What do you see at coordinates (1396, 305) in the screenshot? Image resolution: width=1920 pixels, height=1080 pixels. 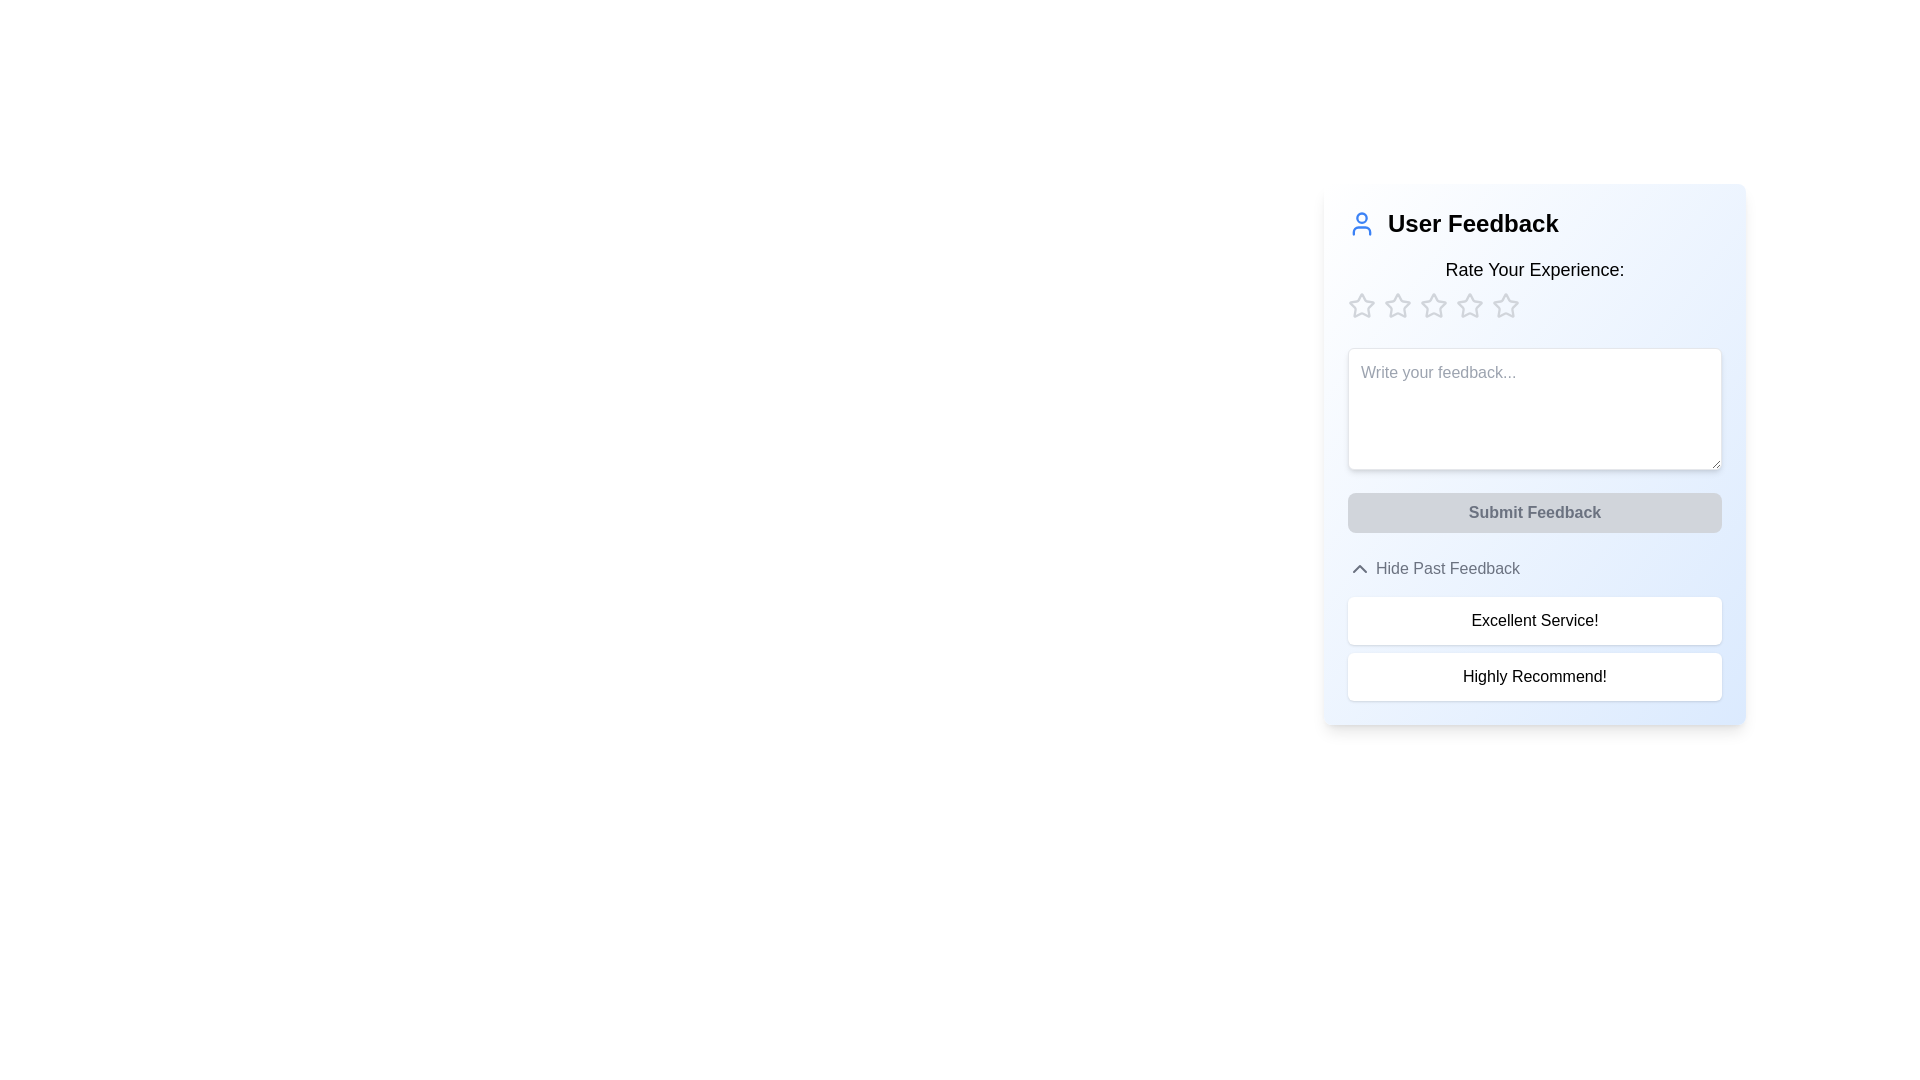 I see `the second star icon in the row of five stars for rating` at bounding box center [1396, 305].